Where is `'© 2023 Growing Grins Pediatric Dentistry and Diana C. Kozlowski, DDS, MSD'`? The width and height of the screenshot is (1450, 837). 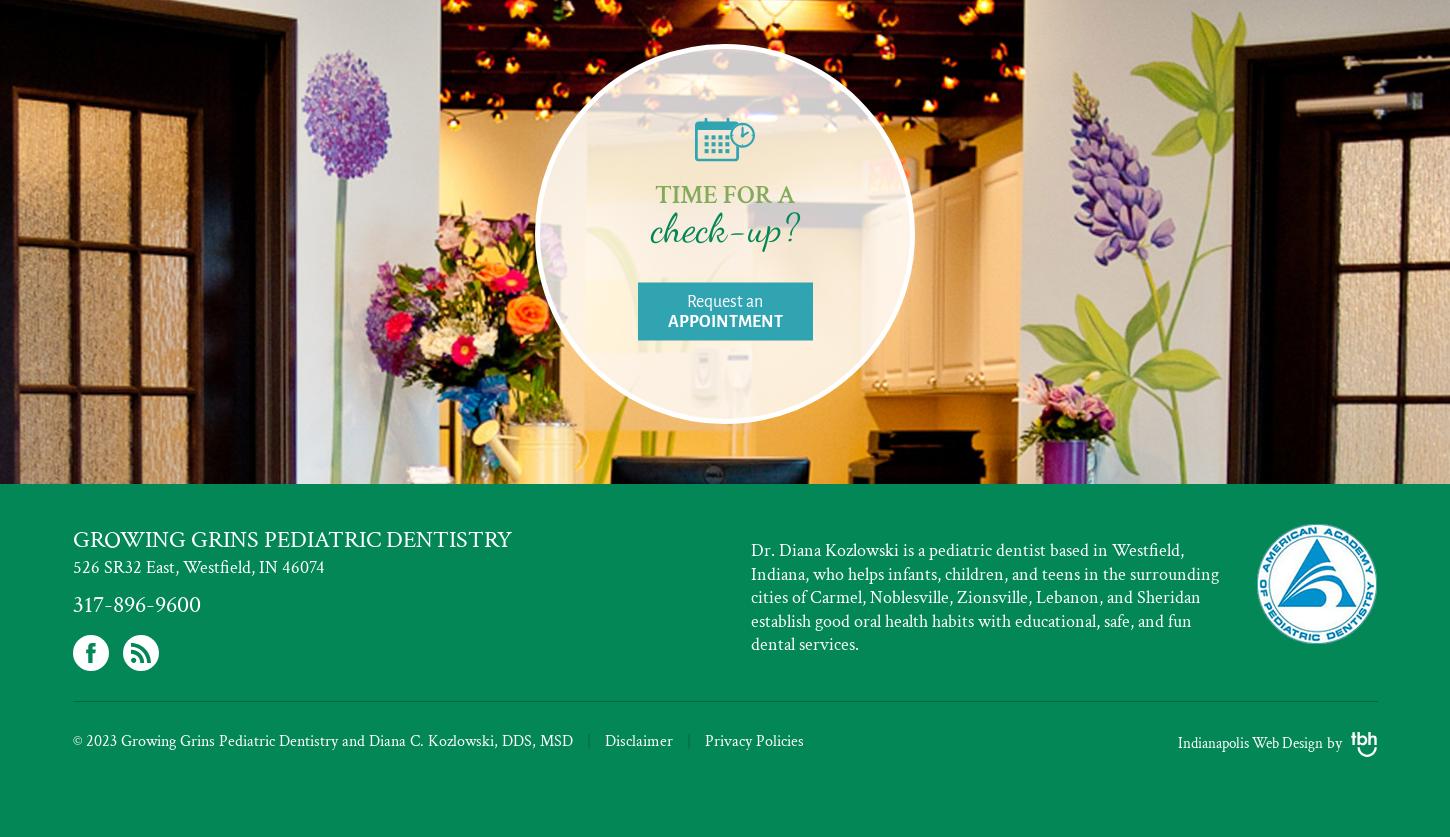
'© 2023 Growing Grins Pediatric Dentistry and Diana C. Kozlowski, DDS, MSD' is located at coordinates (72, 740).